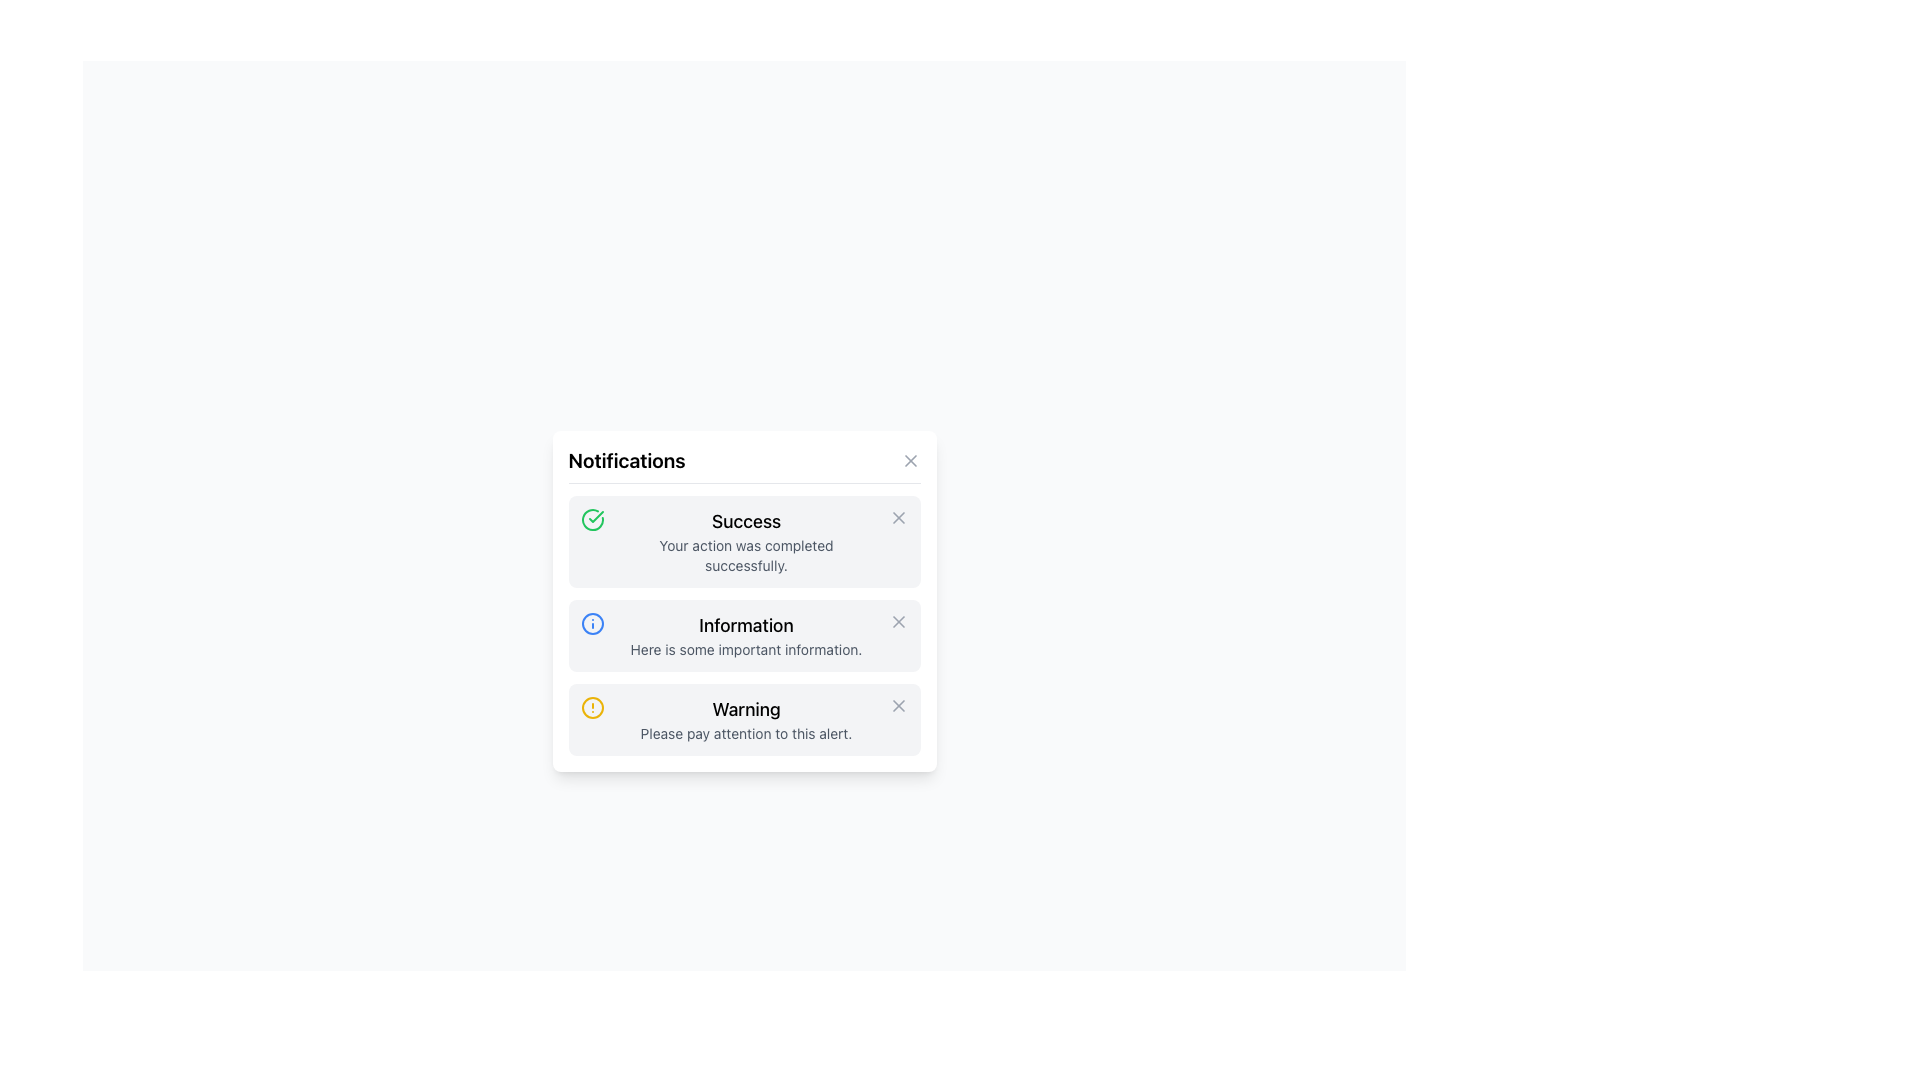  What do you see at coordinates (745, 555) in the screenshot?
I see `notification text that states 'Your action was completed successfully.' which is displayed in gray color below the heading 'Success' on the main notification card` at bounding box center [745, 555].